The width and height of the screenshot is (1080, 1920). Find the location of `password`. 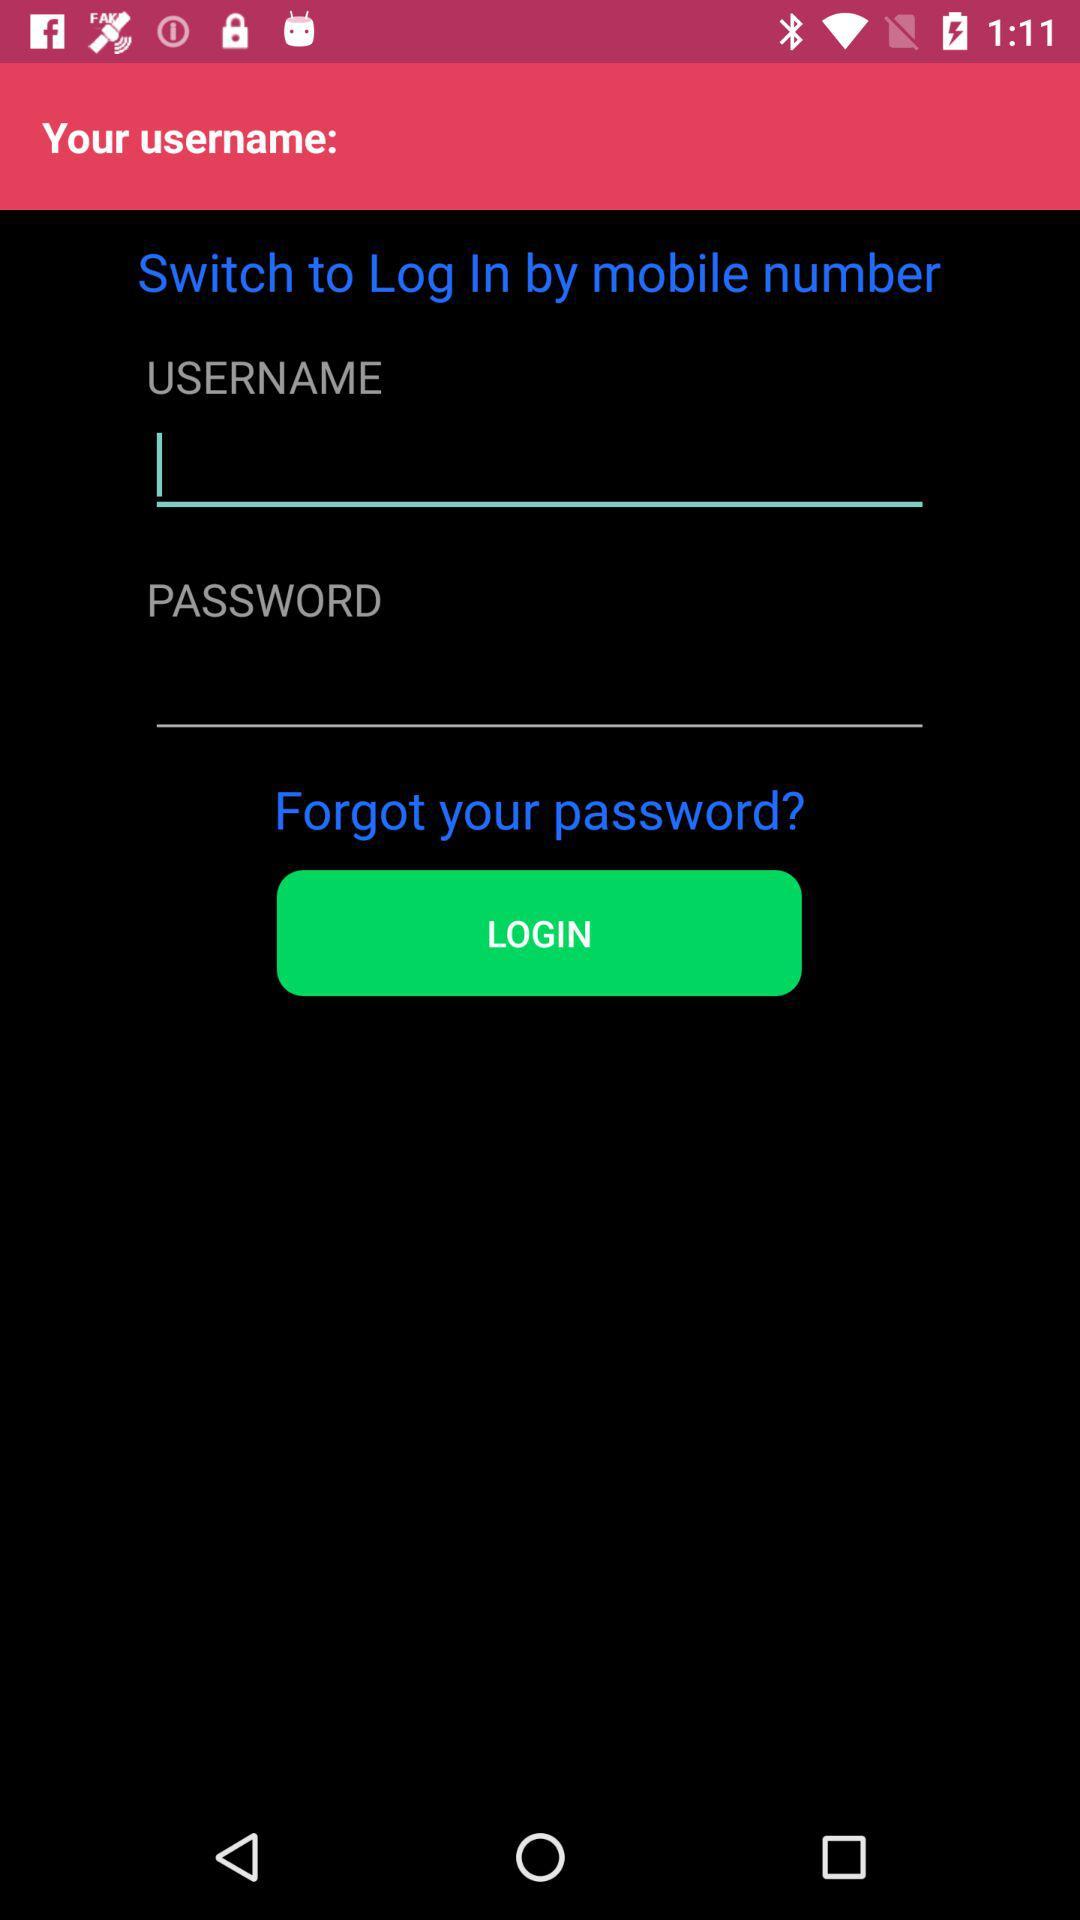

password is located at coordinates (538, 688).